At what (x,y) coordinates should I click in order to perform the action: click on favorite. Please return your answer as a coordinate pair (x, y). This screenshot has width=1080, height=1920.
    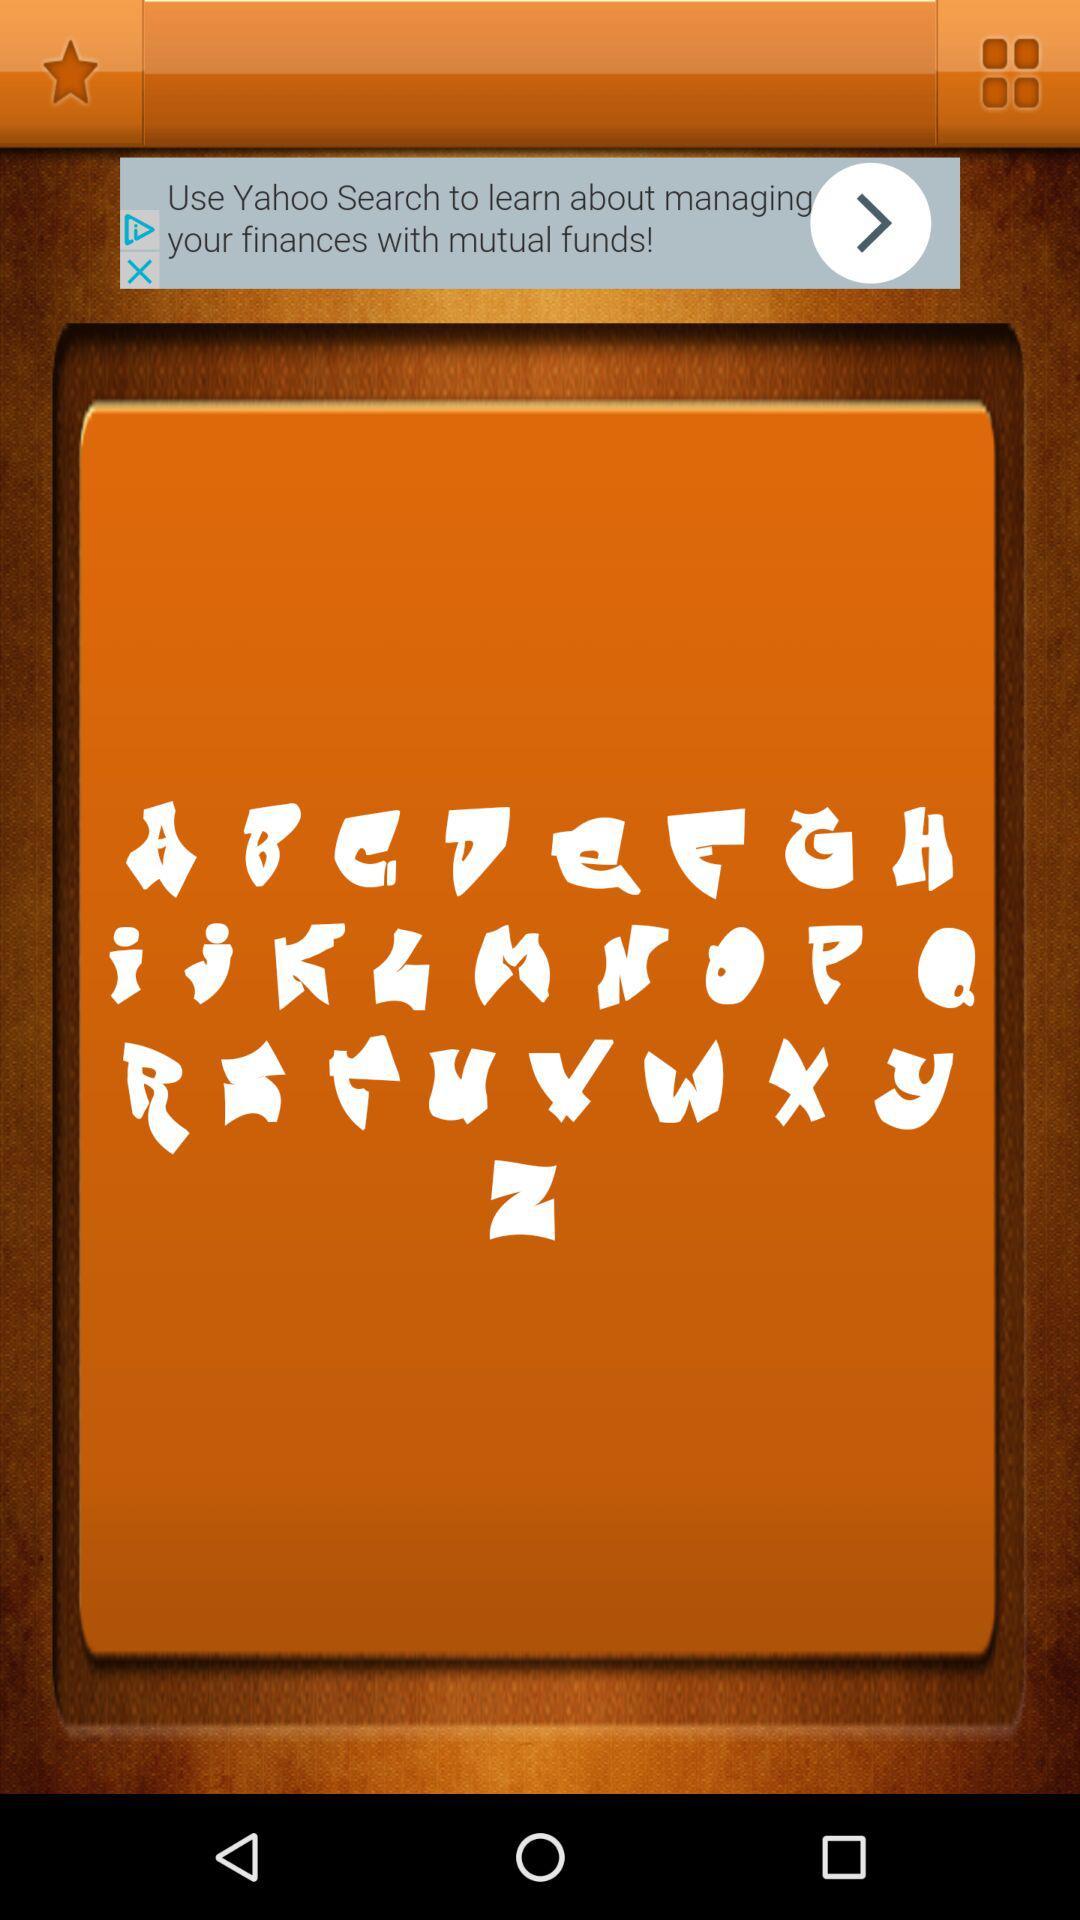
    Looking at the image, I should click on (71, 72).